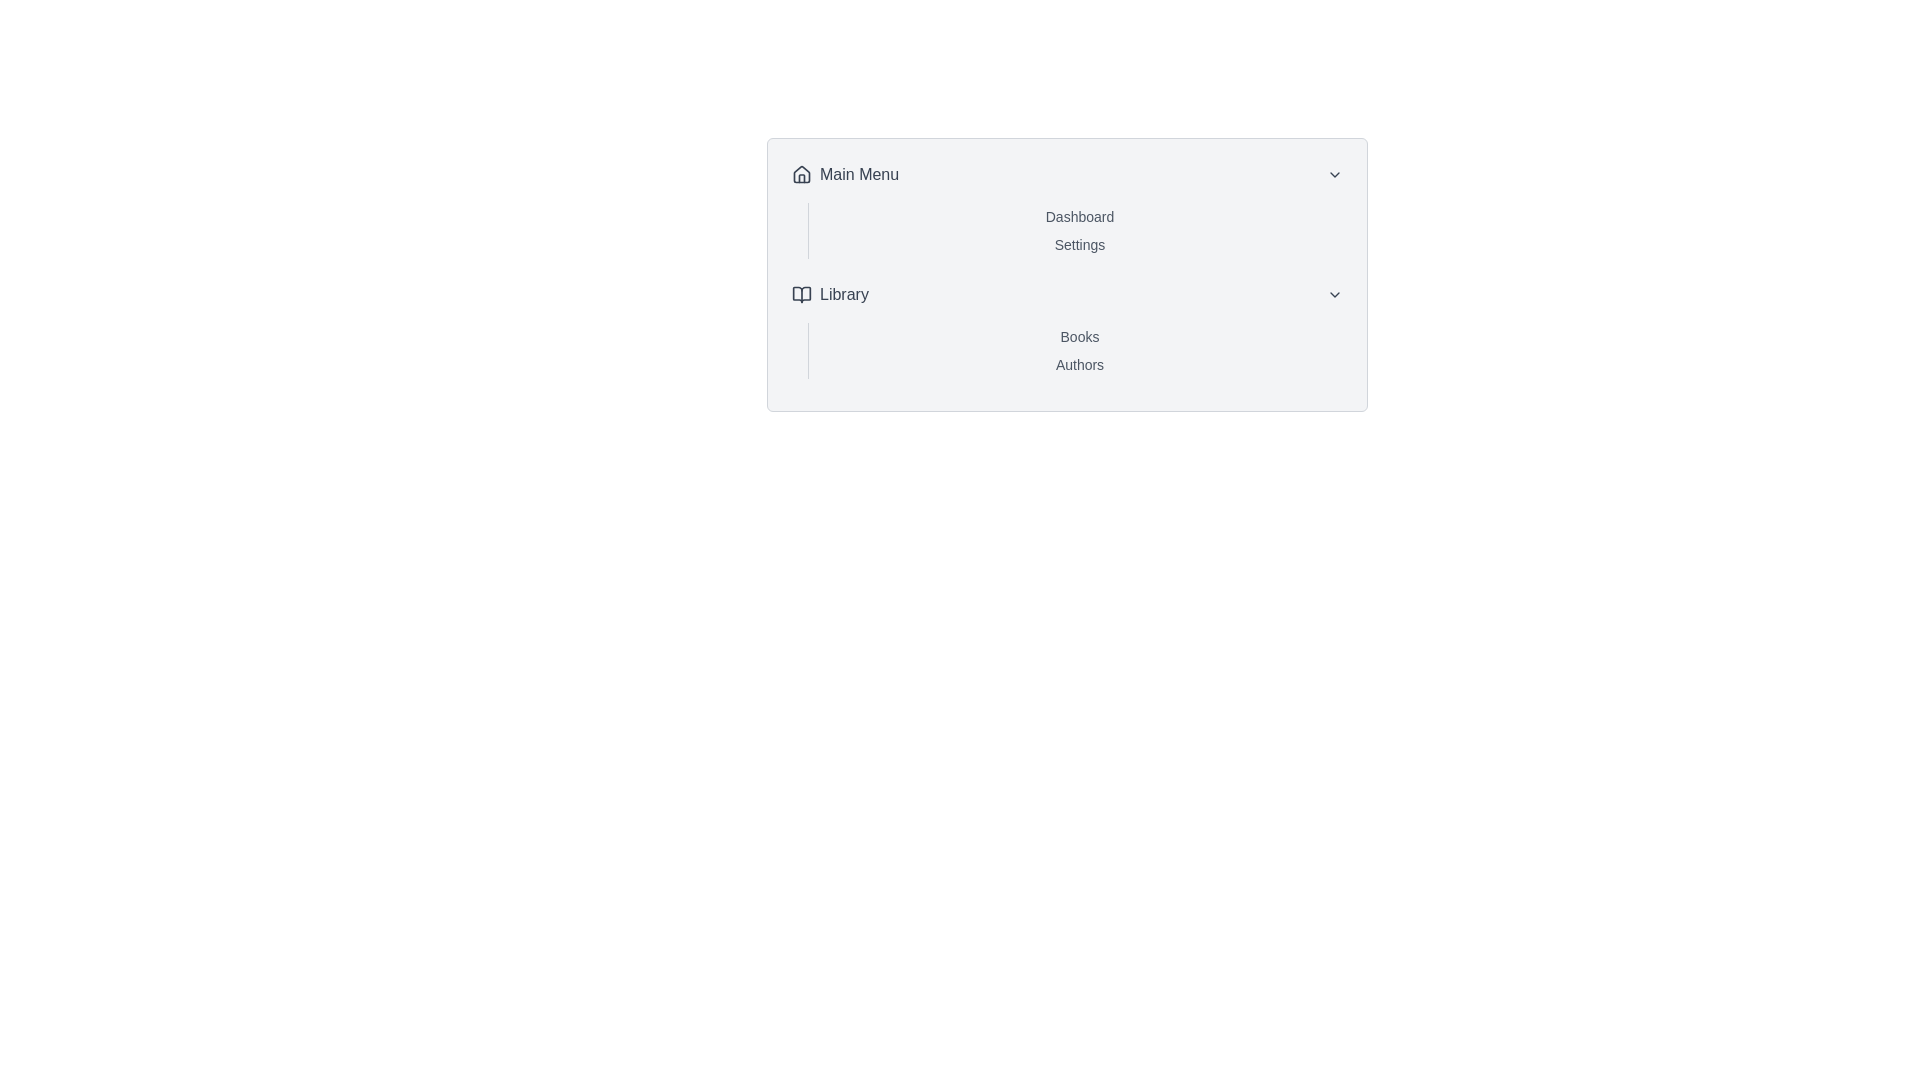  I want to click on the subsections within the Menu Grouping, which is a rectangular element with a light gray background and dark gray outline, containing 'Main Menu' and 'Library' items, so click(1066, 274).